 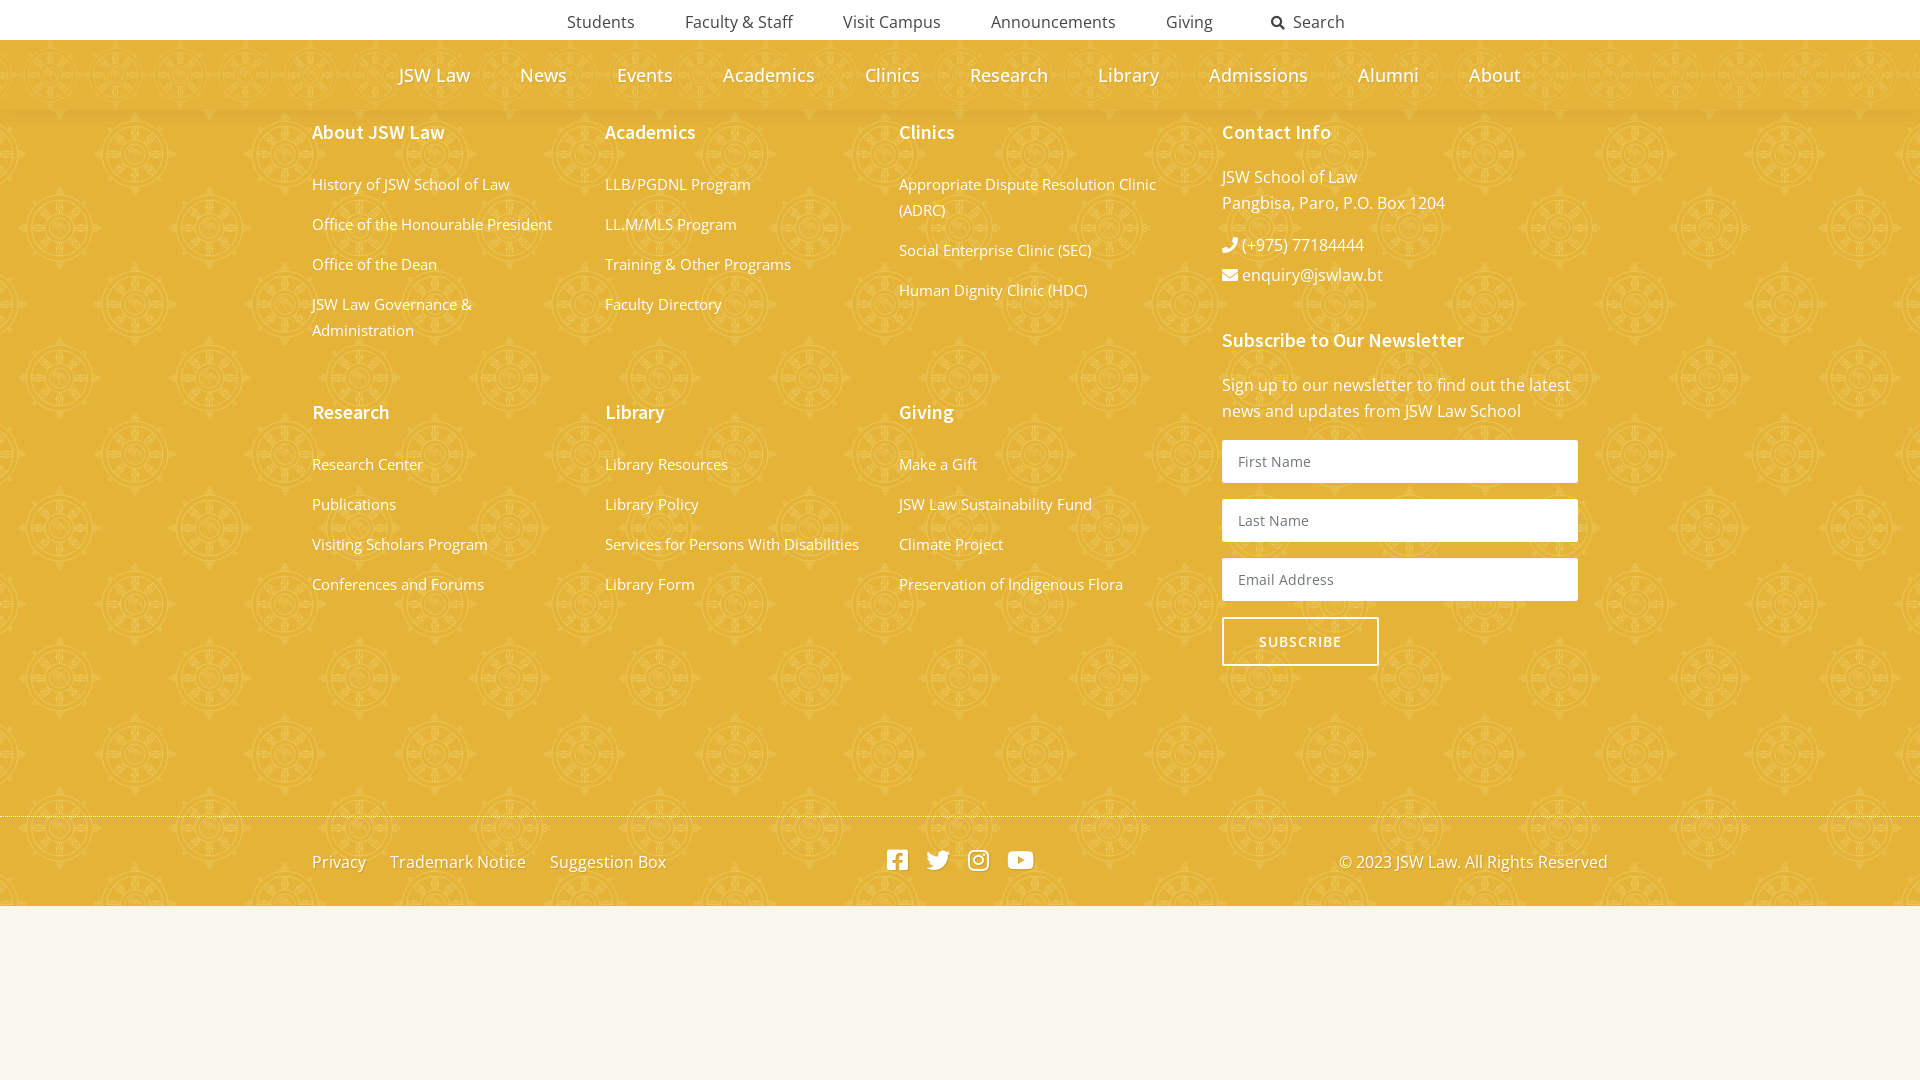 I want to click on 'Announcements', so click(x=1052, y=22).